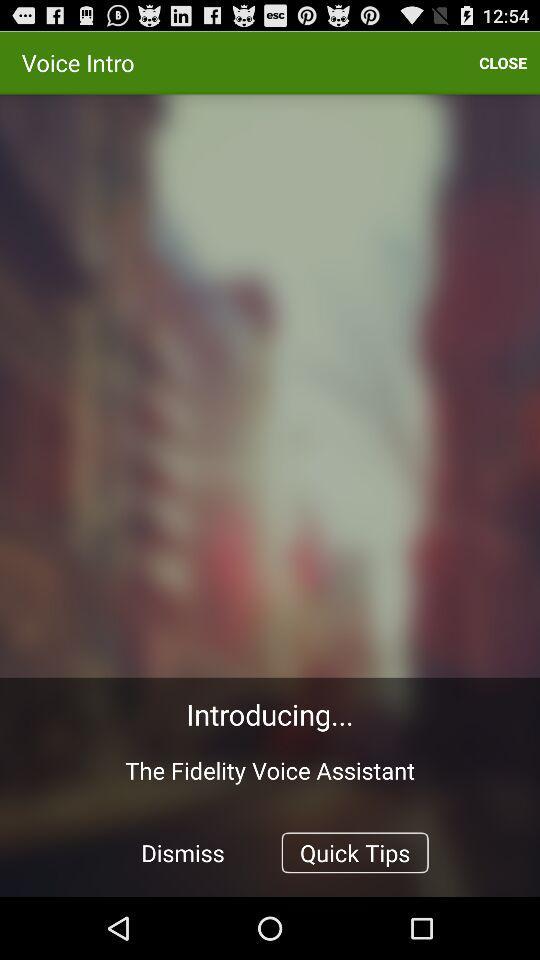 The image size is (540, 960). I want to click on icon at the top right corner, so click(502, 62).